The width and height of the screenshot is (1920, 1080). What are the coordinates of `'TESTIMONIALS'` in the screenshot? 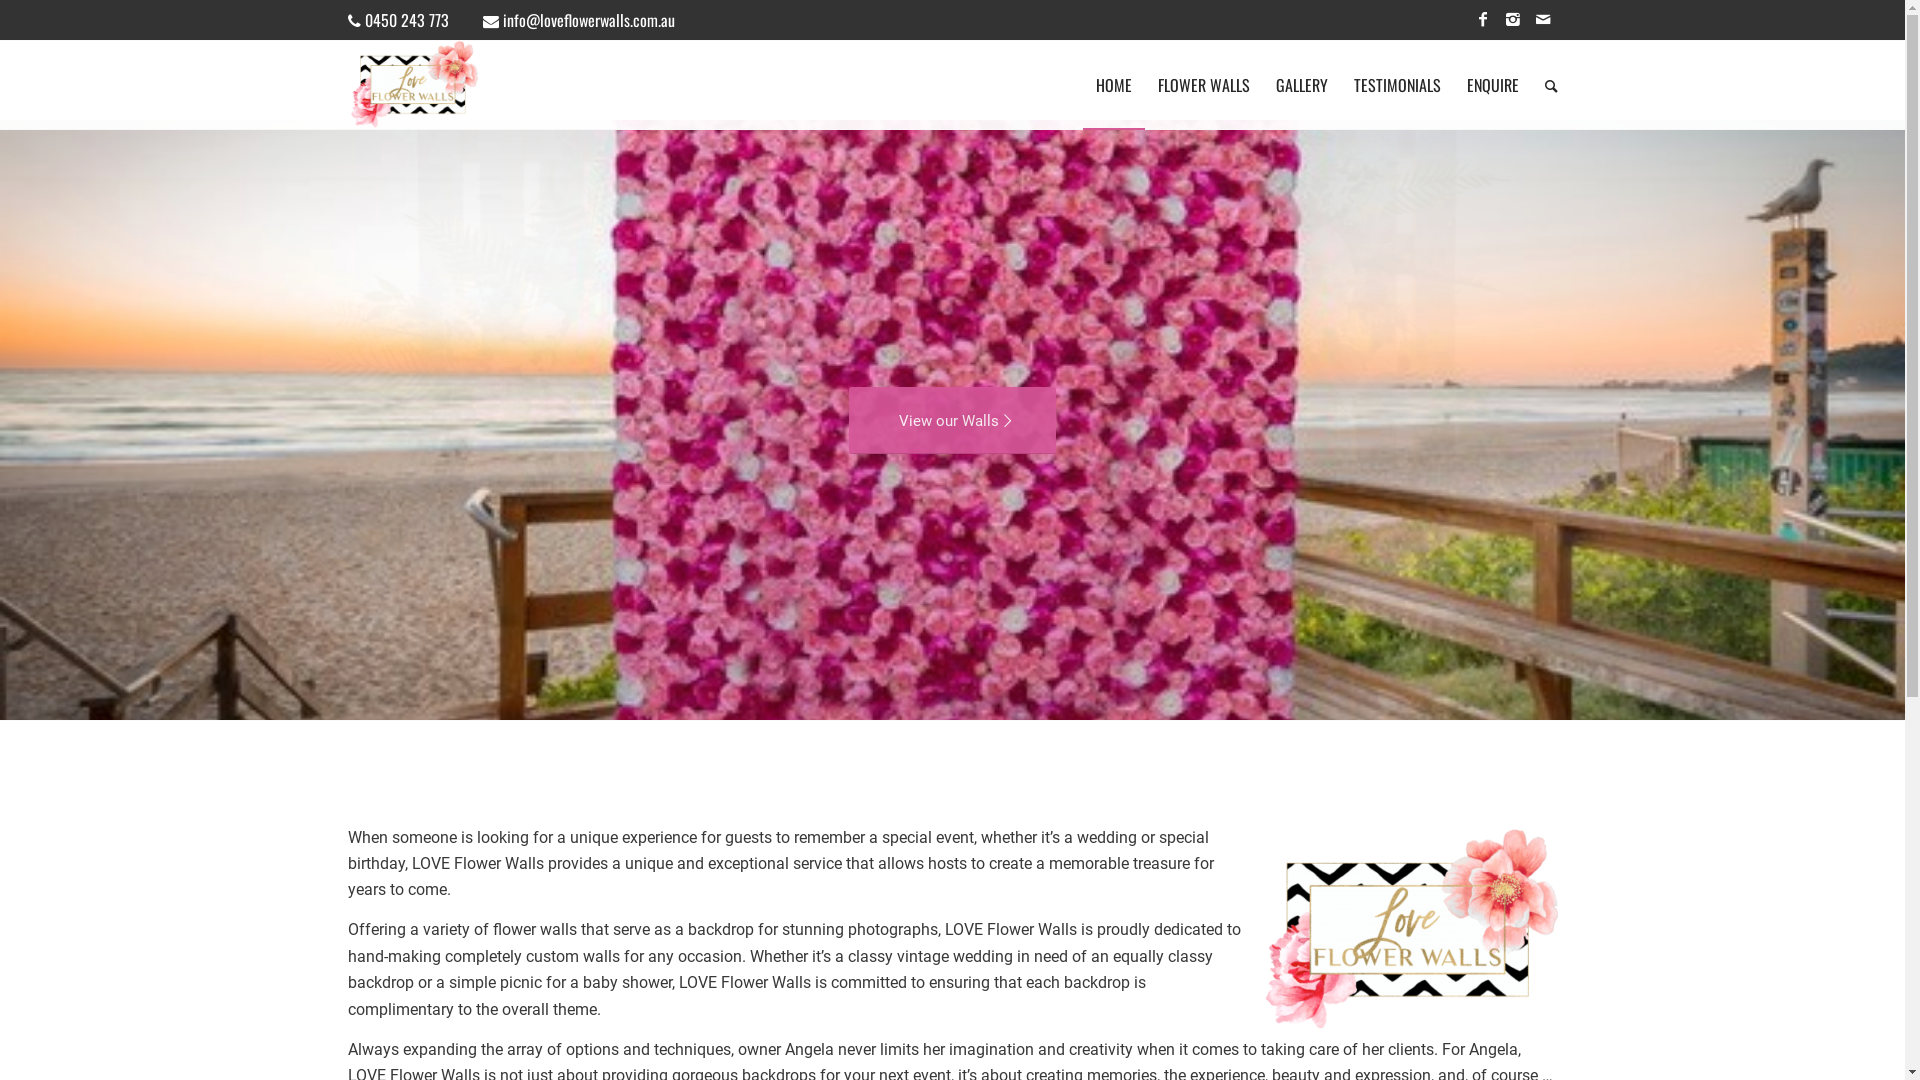 It's located at (1395, 83).